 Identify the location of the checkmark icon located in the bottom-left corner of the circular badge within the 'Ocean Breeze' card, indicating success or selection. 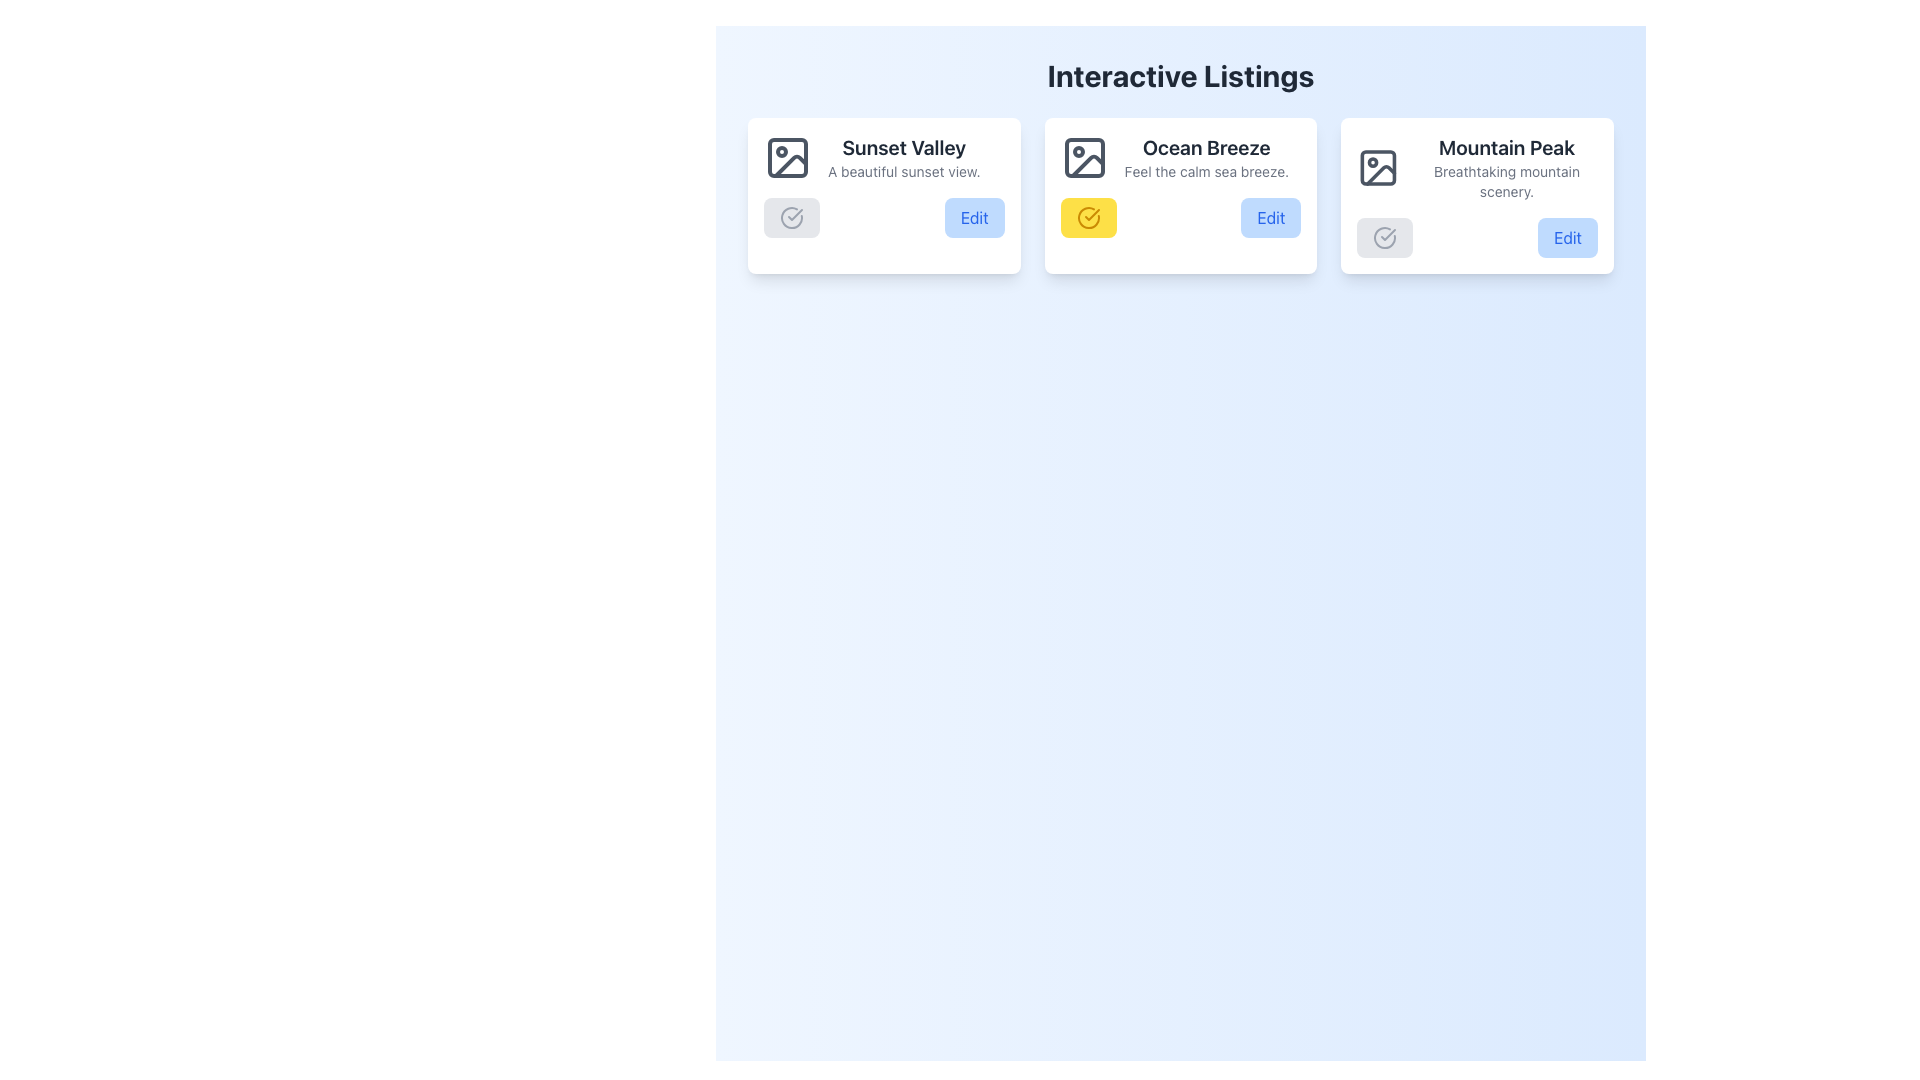
(1091, 215).